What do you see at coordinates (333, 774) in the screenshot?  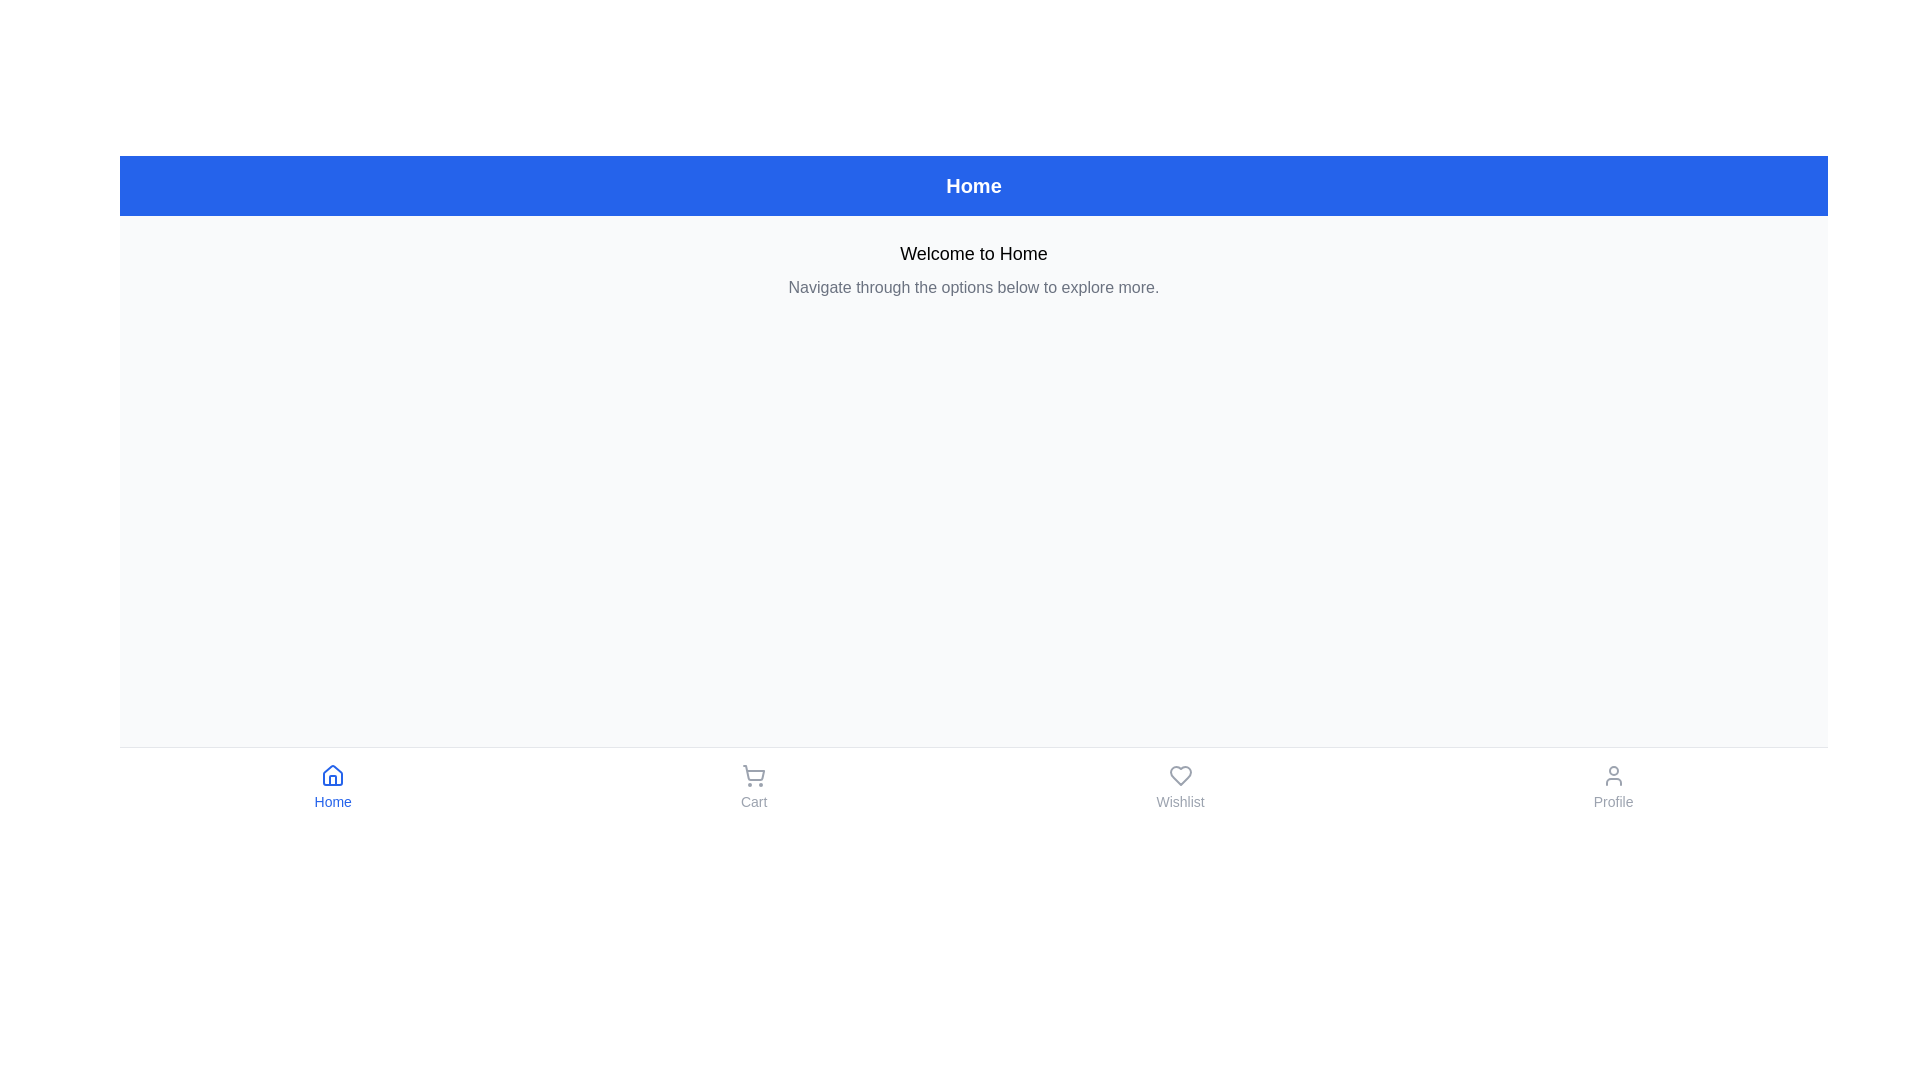 I see `the 'Home' icon in the bottom navigation bar, which is the first icon from the left and is positioned directly above the label 'Home'` at bounding box center [333, 774].